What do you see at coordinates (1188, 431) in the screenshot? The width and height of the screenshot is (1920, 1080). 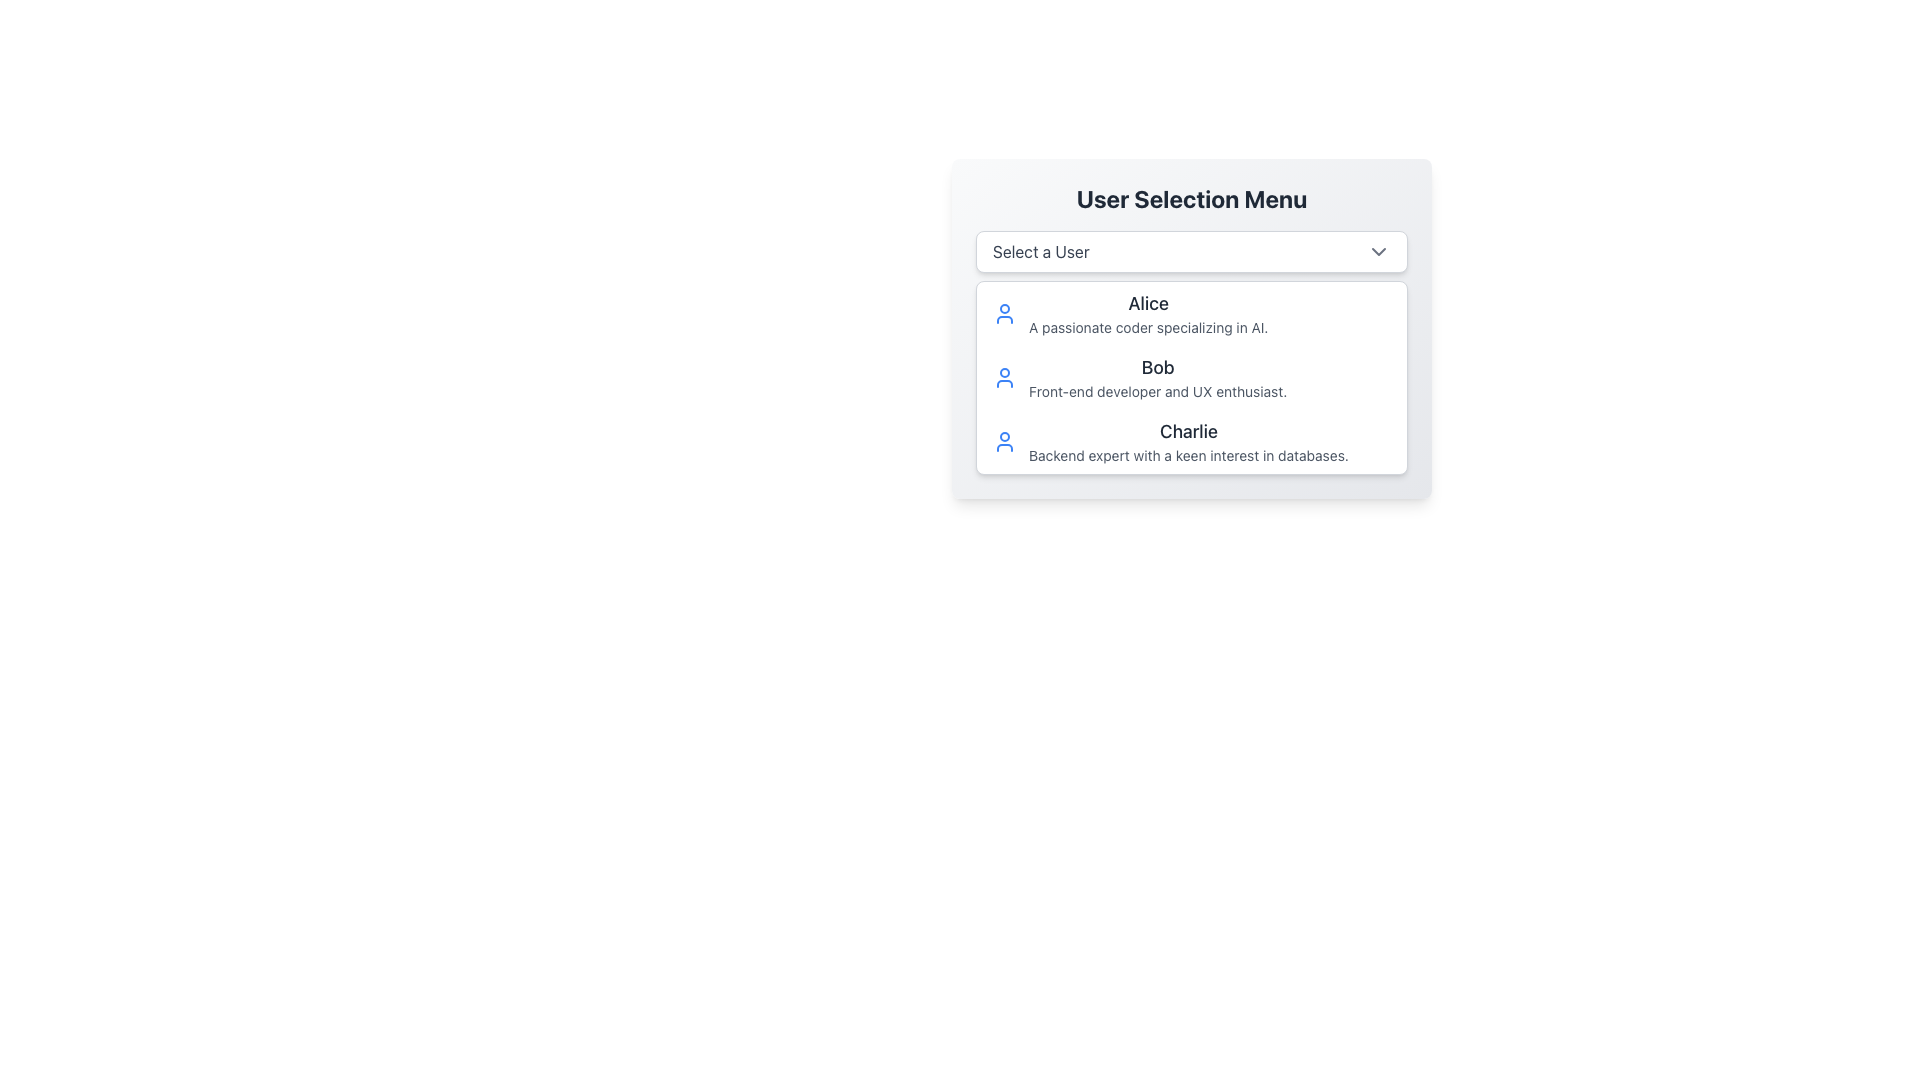 I see `text label displaying the name 'Charlie' in bold and dark gray located in the third row of the user selection interface` at bounding box center [1188, 431].